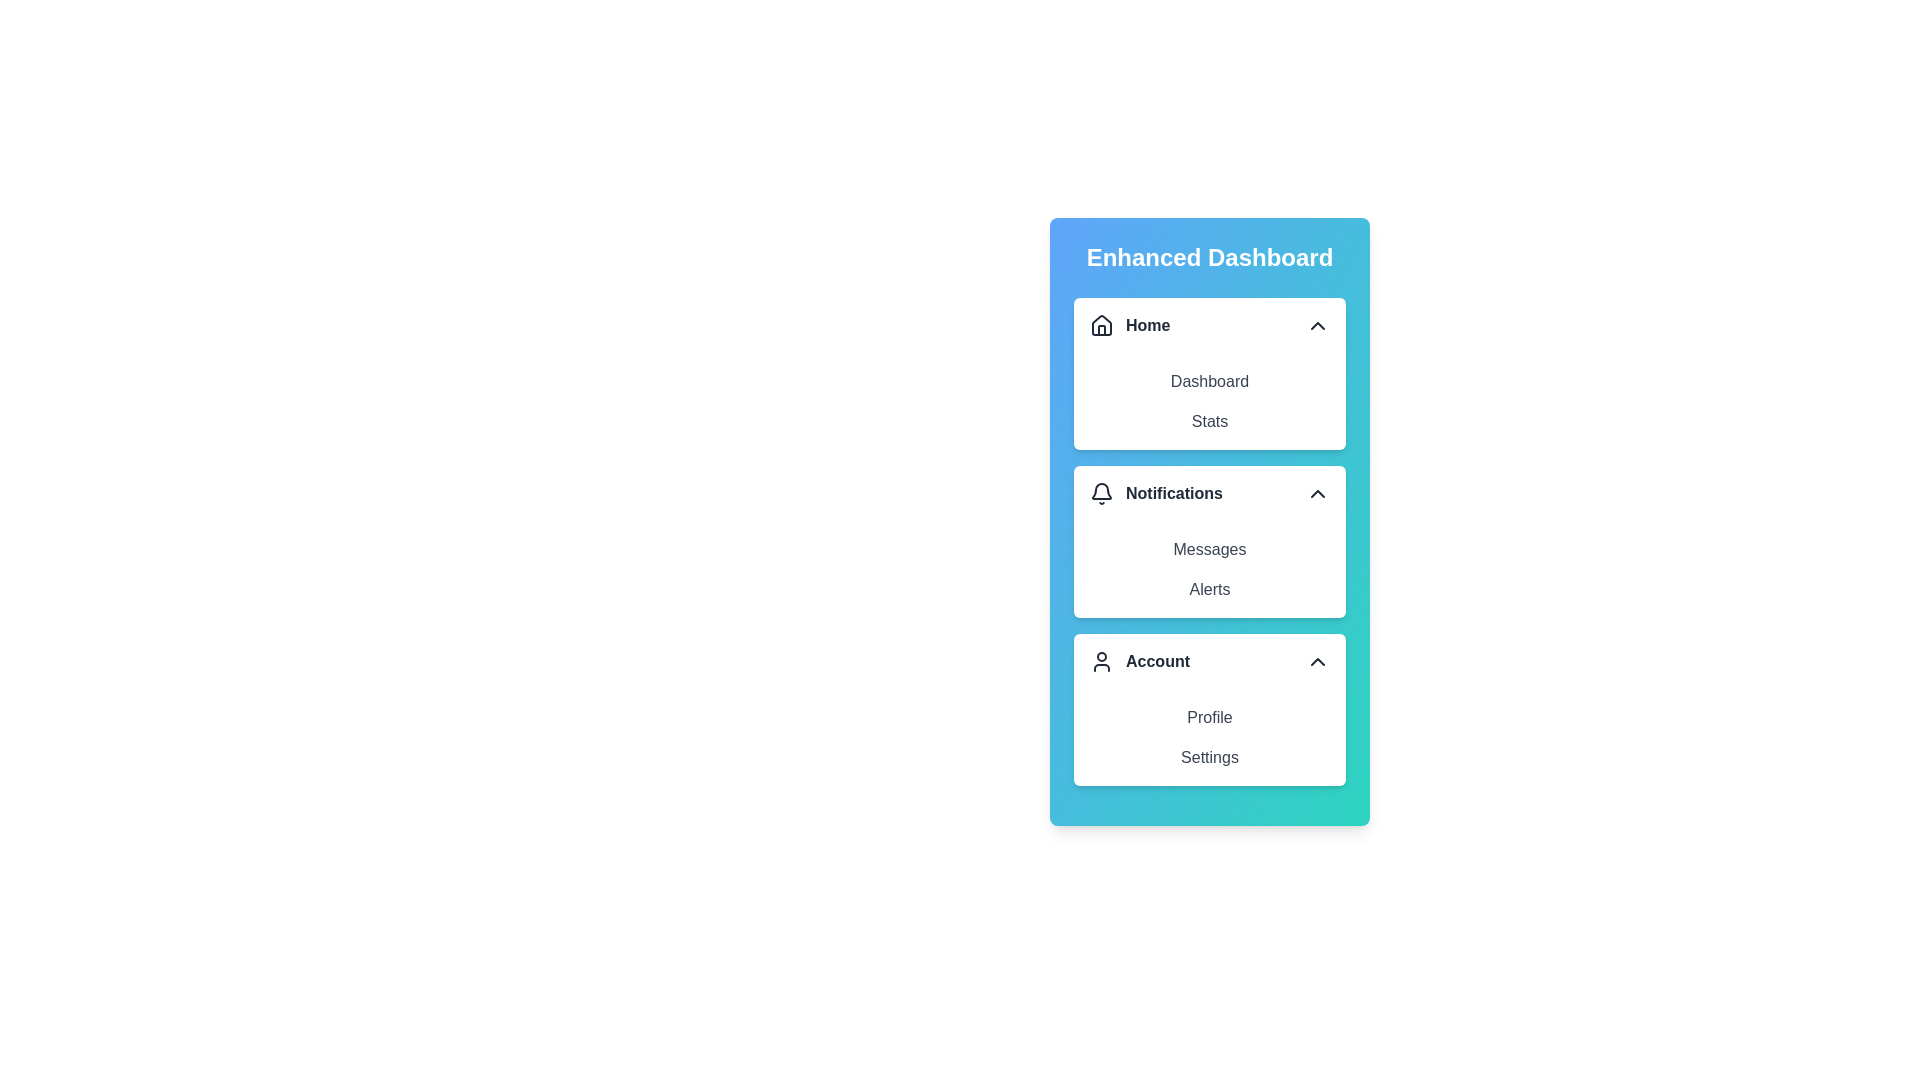  I want to click on the menu item Profile from the expanded section, so click(1208, 716).